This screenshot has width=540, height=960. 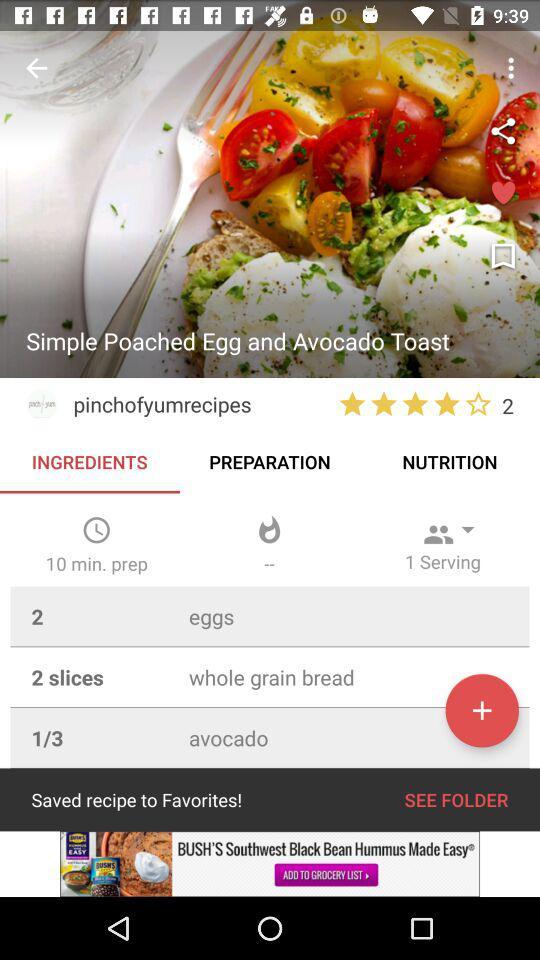 What do you see at coordinates (36, 68) in the screenshot?
I see `go back` at bounding box center [36, 68].